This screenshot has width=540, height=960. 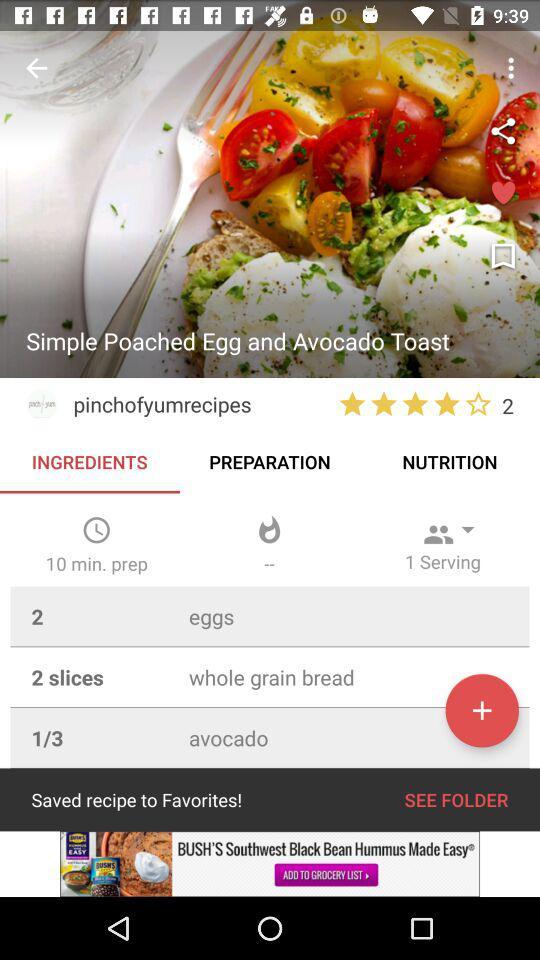 What do you see at coordinates (36, 68) in the screenshot?
I see `go back` at bounding box center [36, 68].